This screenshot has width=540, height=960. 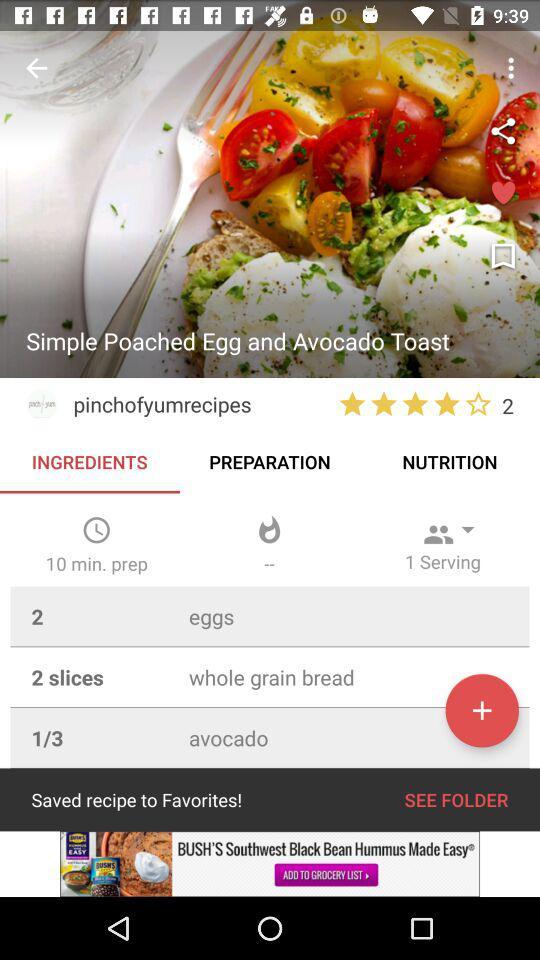 What do you see at coordinates (36, 68) in the screenshot?
I see `go back` at bounding box center [36, 68].